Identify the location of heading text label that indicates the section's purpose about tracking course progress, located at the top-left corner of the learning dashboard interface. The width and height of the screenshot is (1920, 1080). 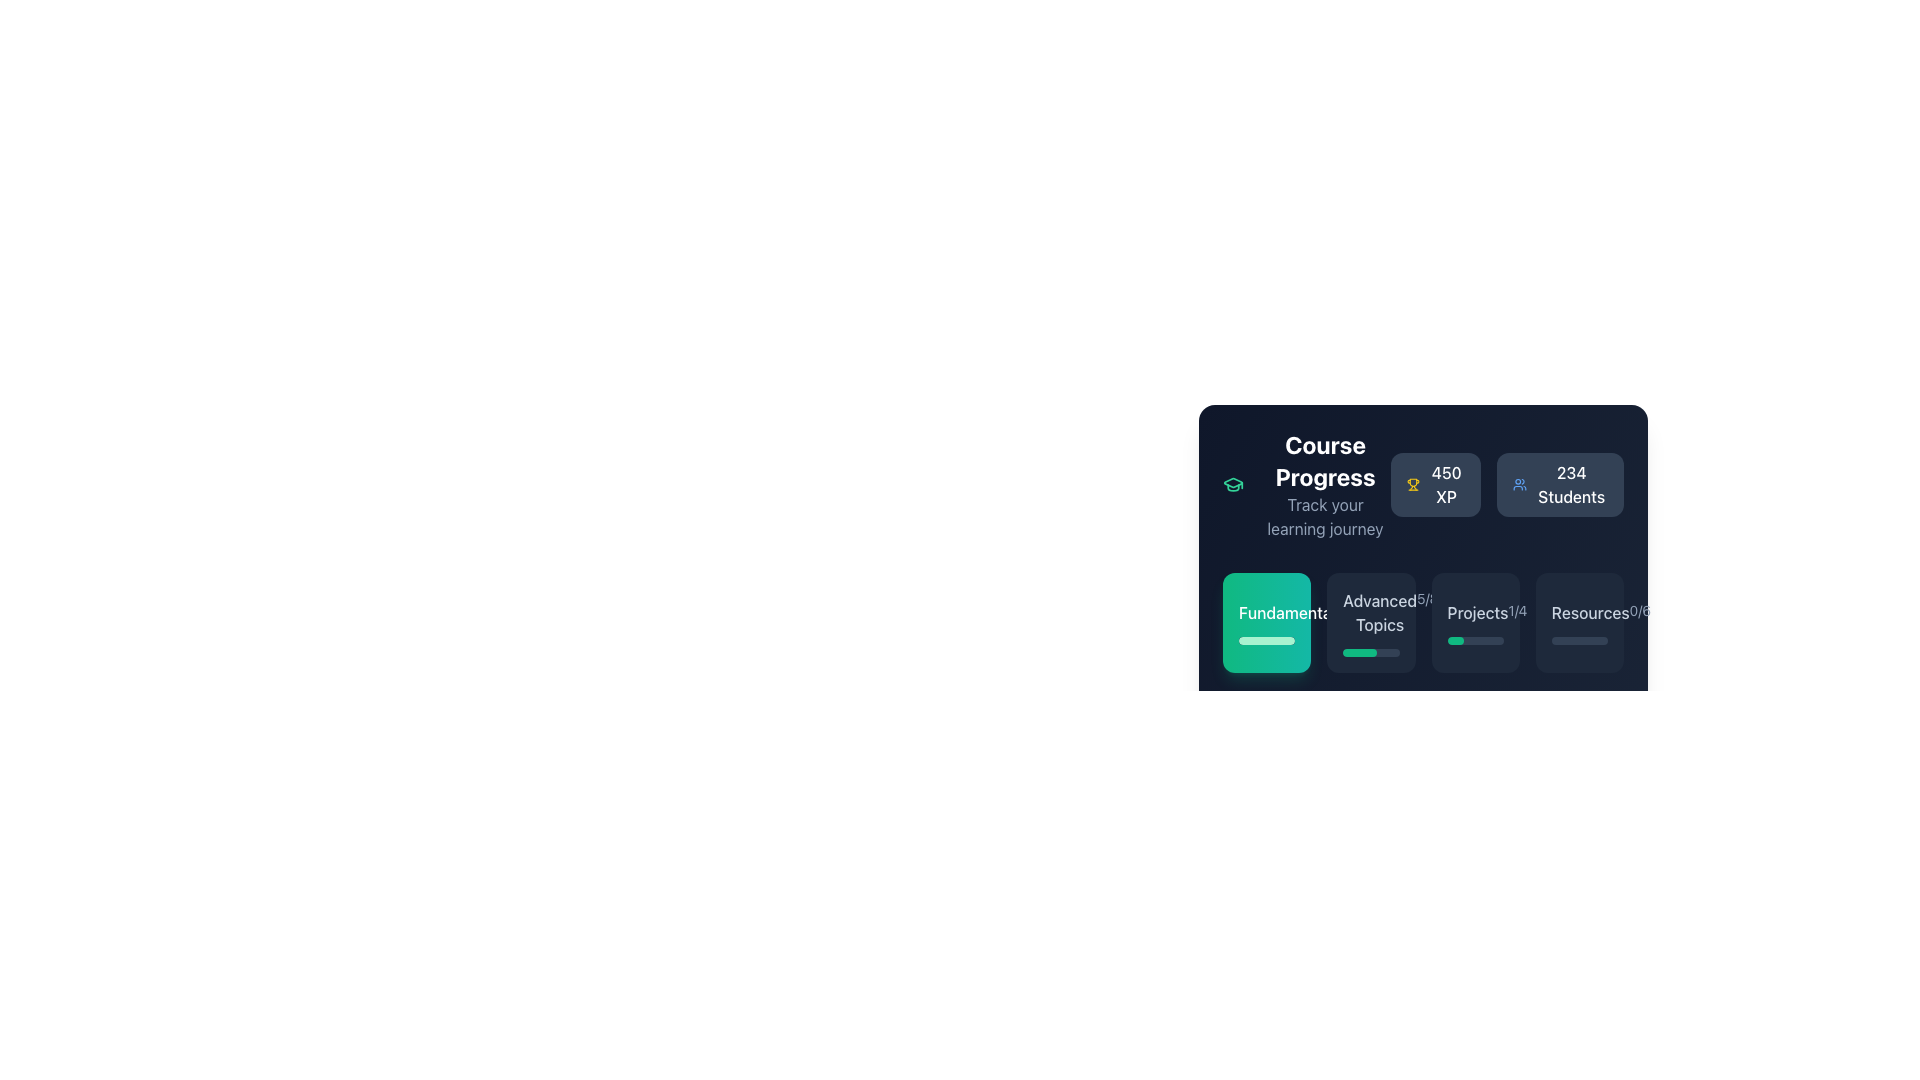
(1325, 461).